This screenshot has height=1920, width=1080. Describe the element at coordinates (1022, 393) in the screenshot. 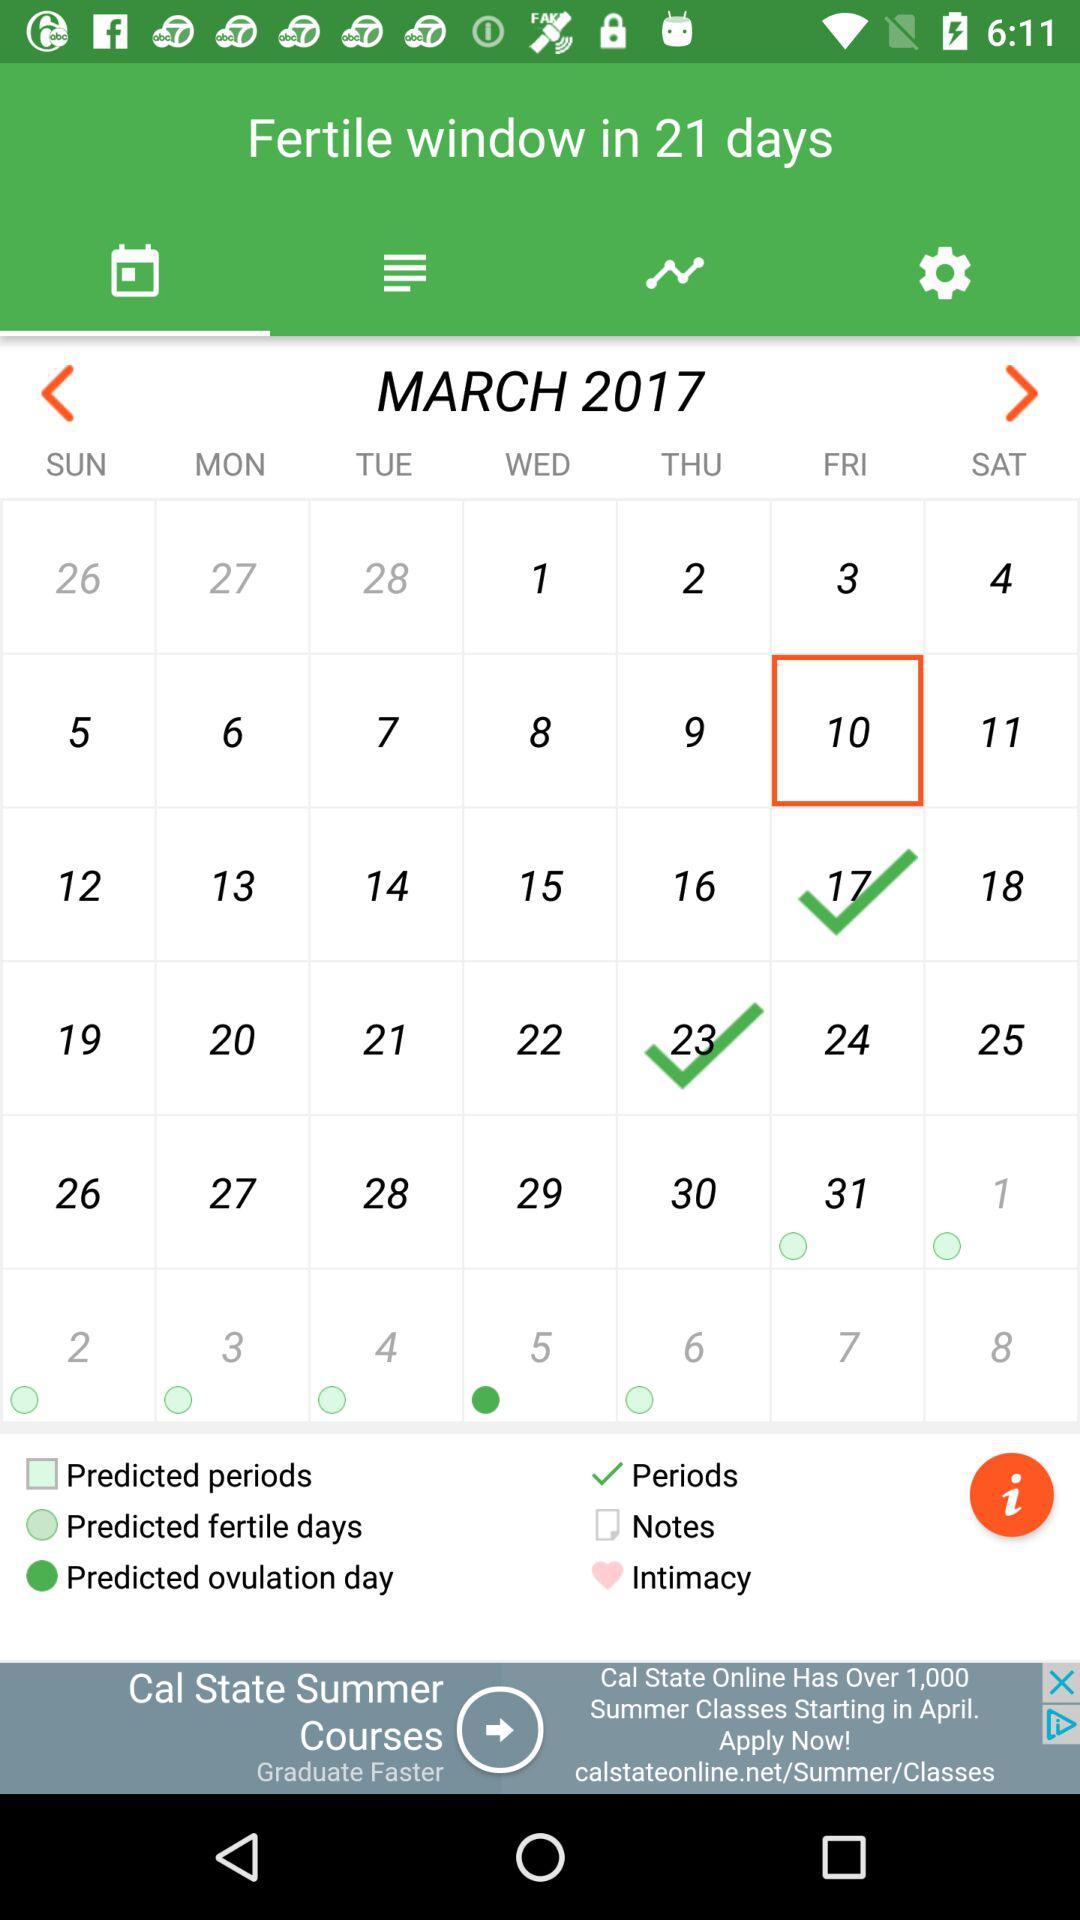

I see `previous` at that location.